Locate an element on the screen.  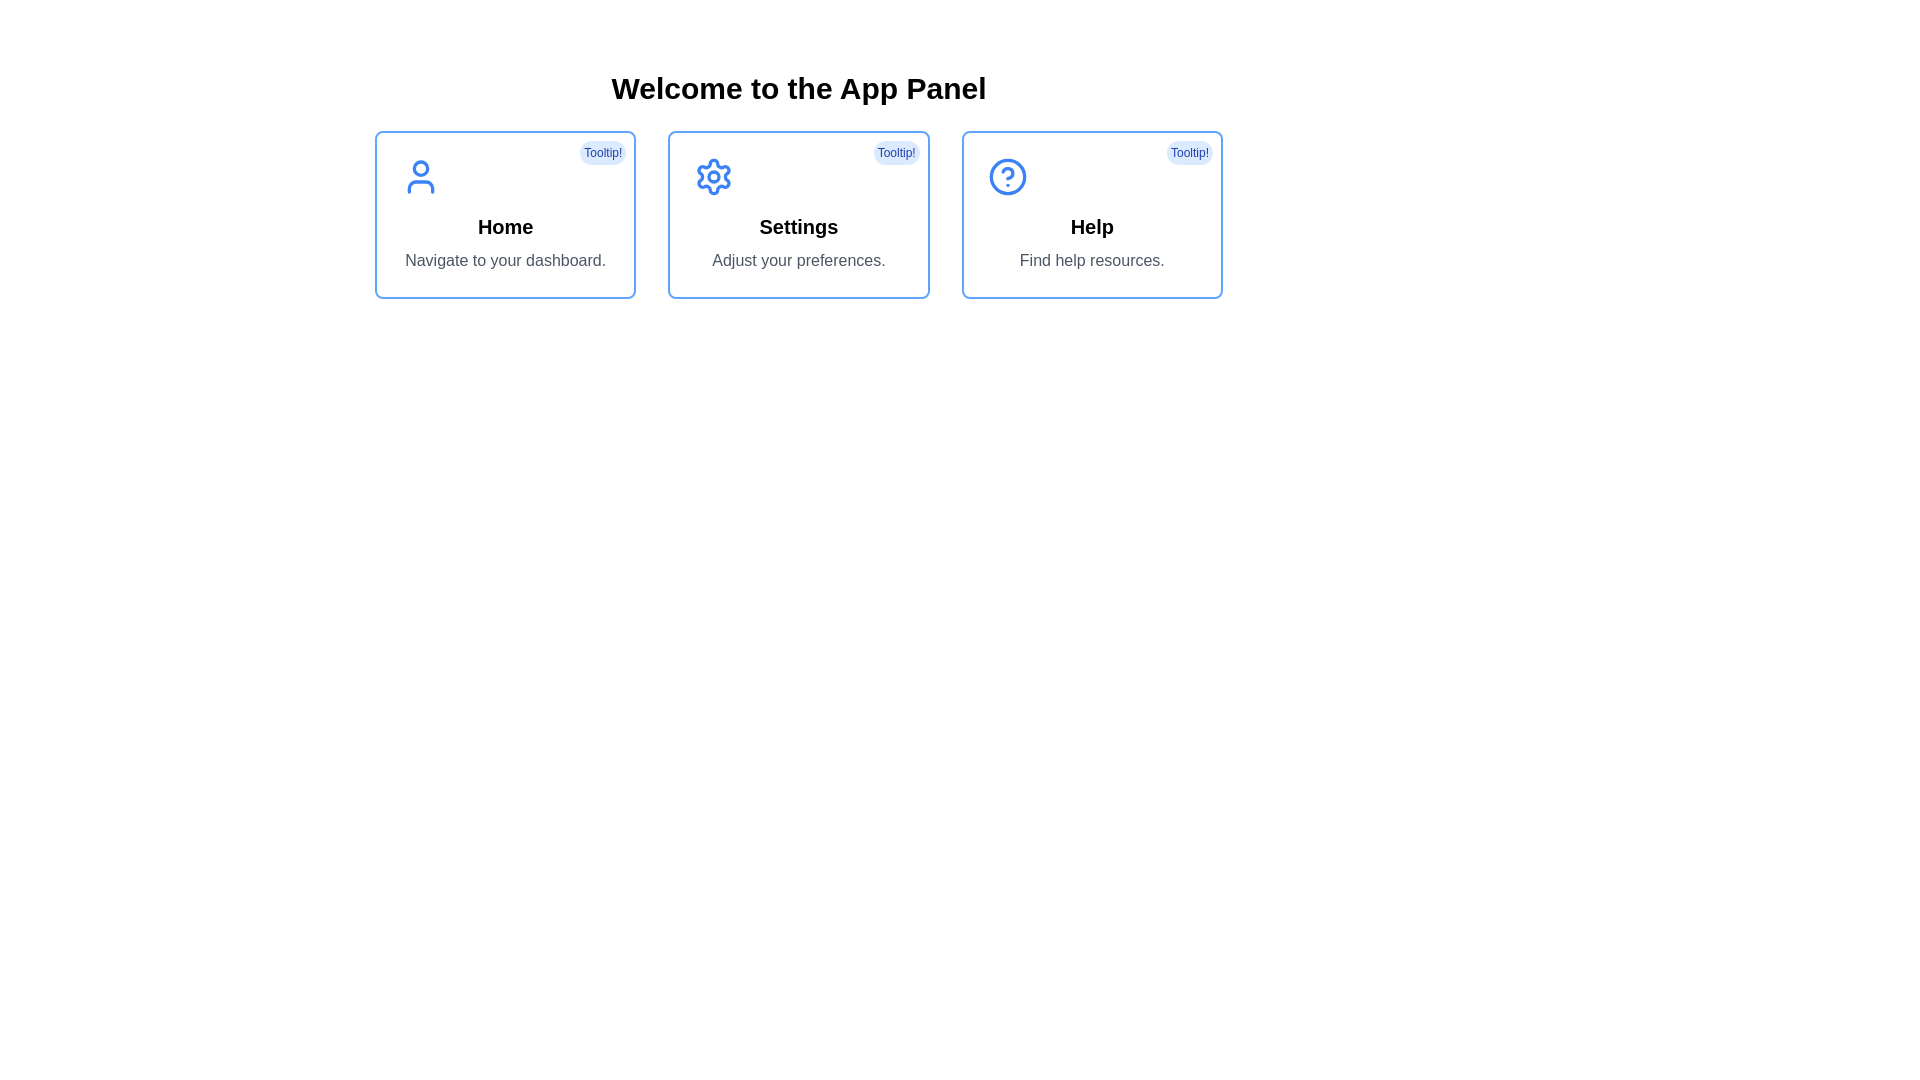
the filled circle located at the center of the gear icon in the 'Settings' section of the user interface is located at coordinates (714, 176).